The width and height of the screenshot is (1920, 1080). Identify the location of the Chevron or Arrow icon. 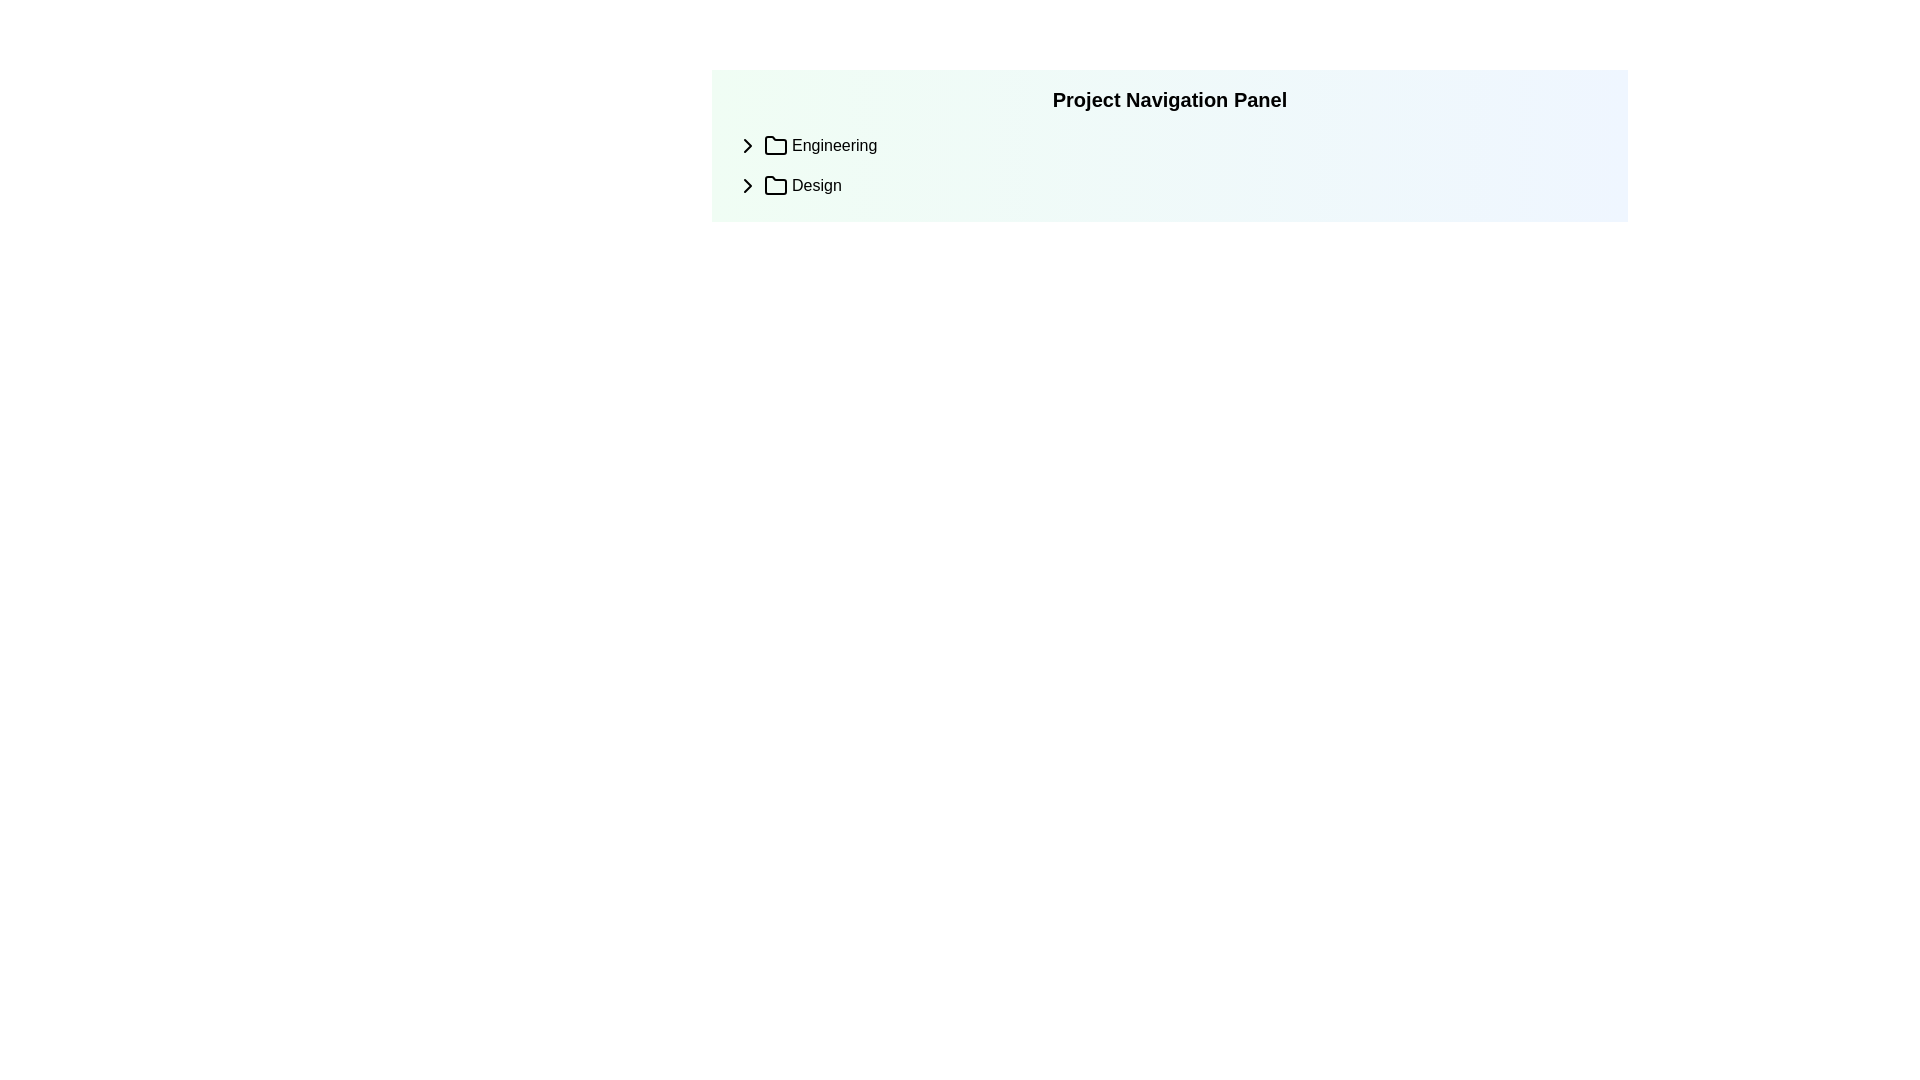
(747, 145).